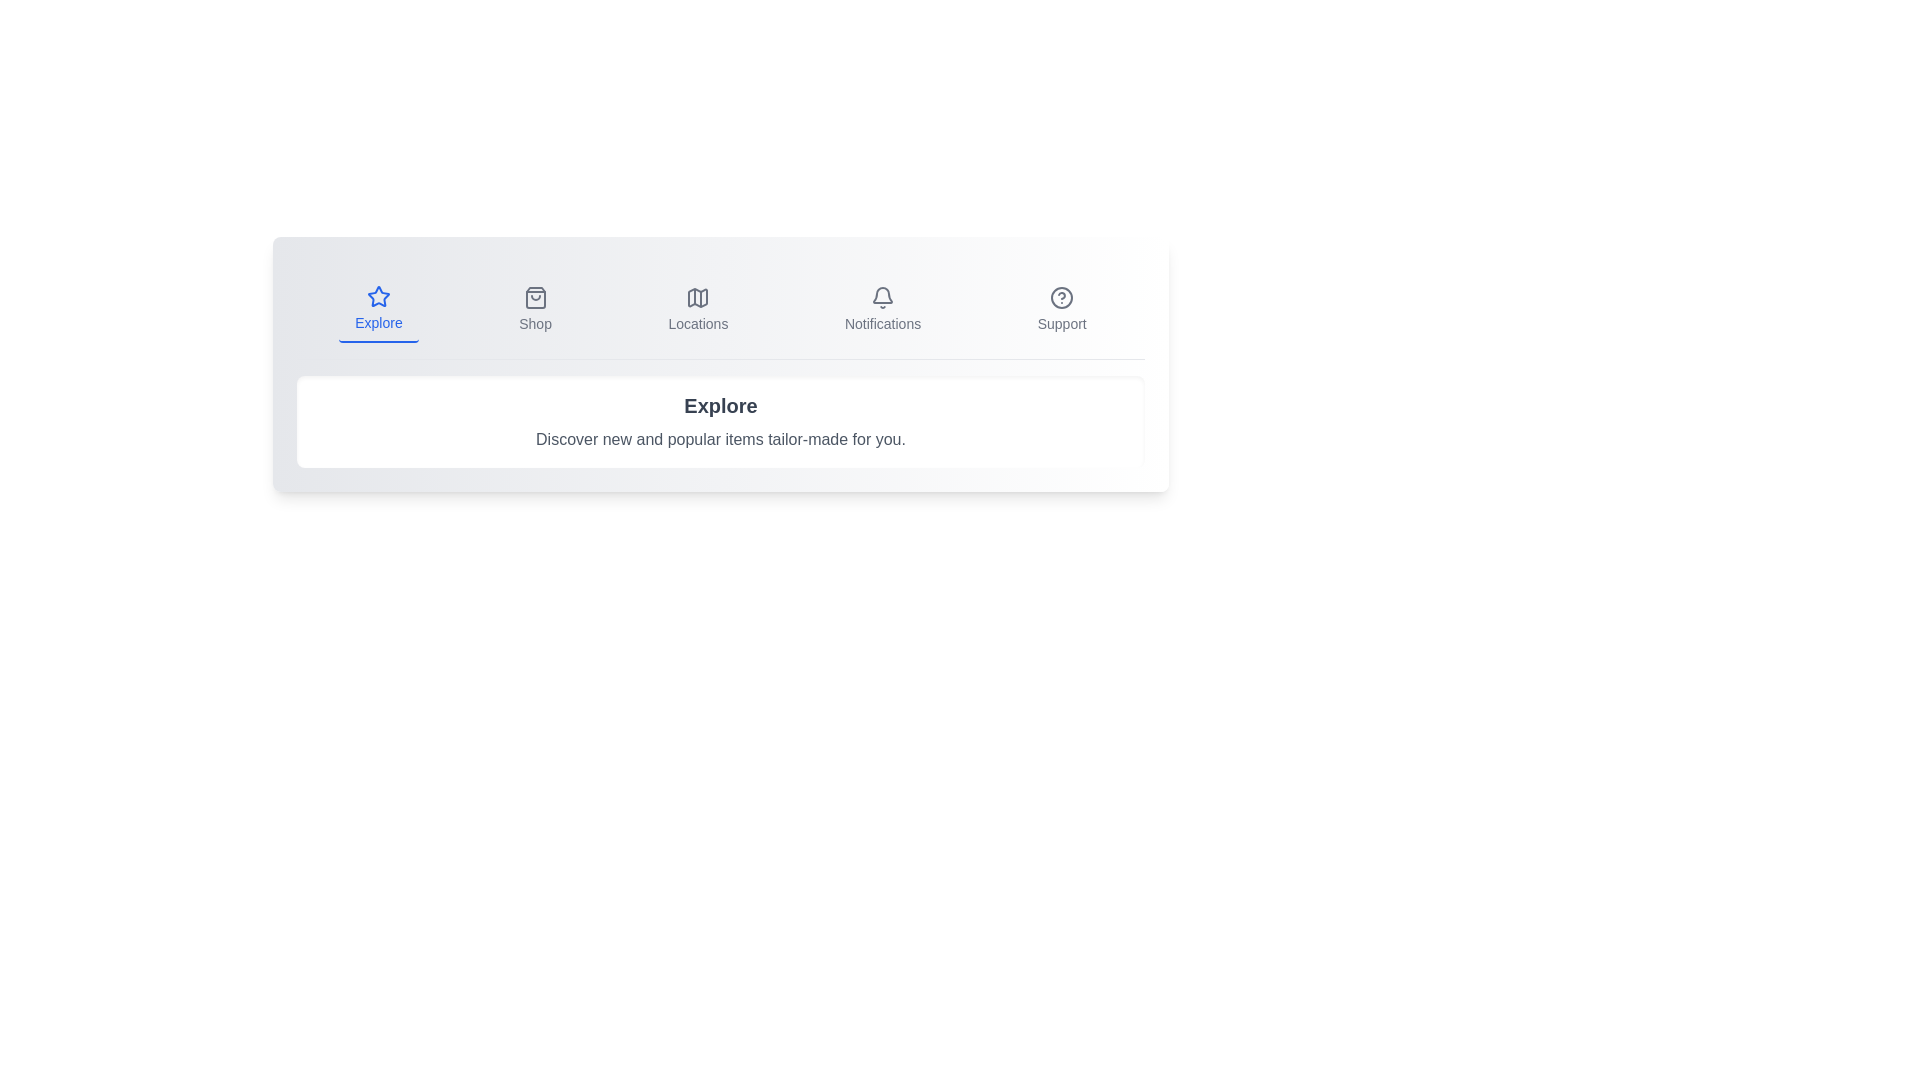 This screenshot has height=1080, width=1920. Describe the element at coordinates (720, 420) in the screenshot. I see `description of the Informational Panel that introduces the 'Explore' feature, positioned at the bottom of the navigation links` at that location.